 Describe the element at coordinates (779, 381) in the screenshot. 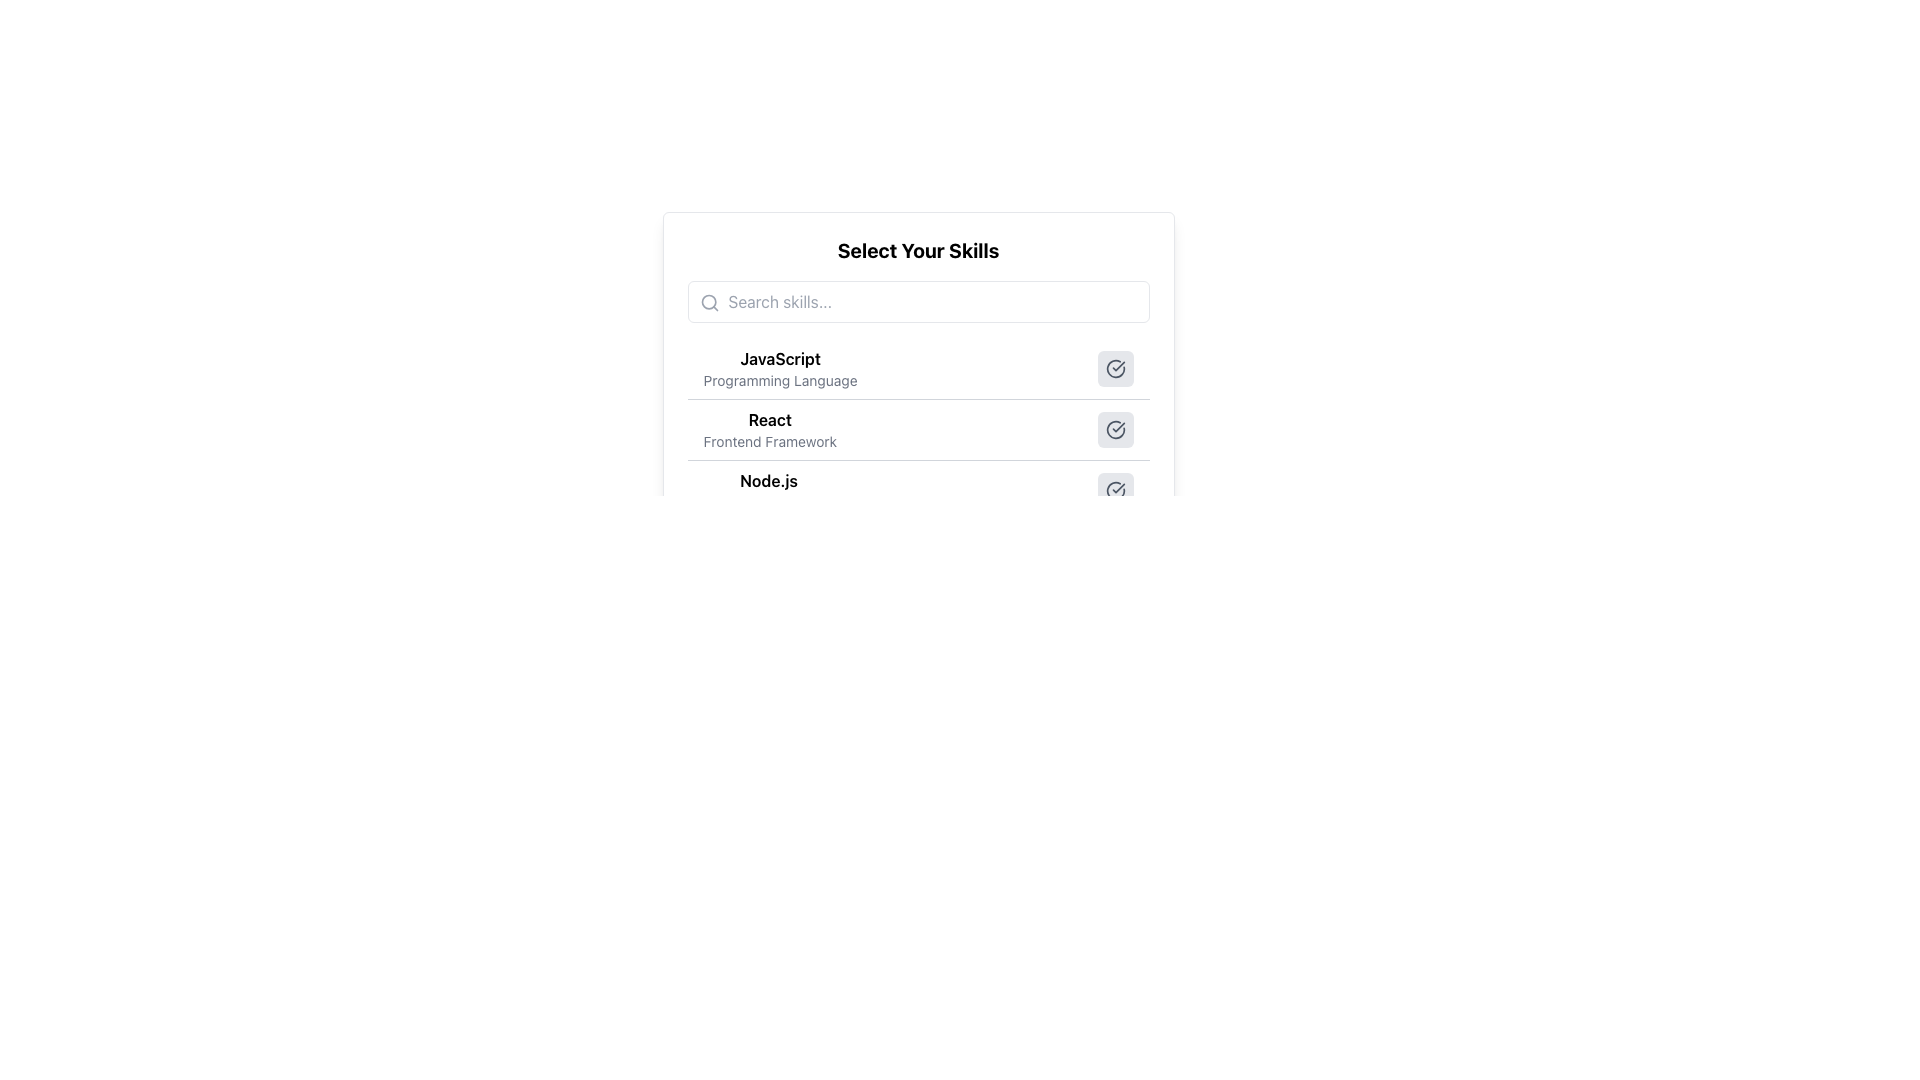

I see `the static label text displaying 'Programming Language' which is located beneath the bolded title 'JavaScript' in the 'Select Your Skills' section` at that location.